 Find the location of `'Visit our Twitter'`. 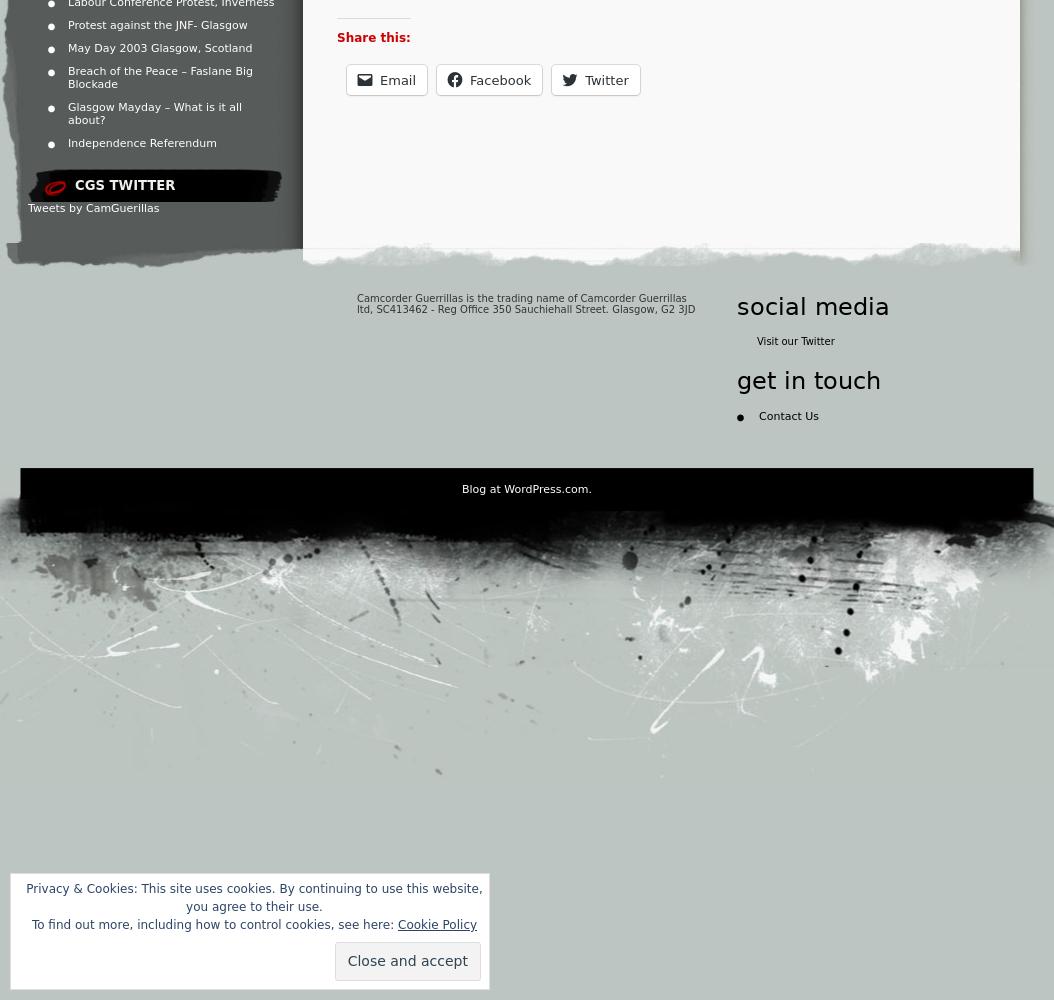

'Visit our Twitter' is located at coordinates (794, 340).